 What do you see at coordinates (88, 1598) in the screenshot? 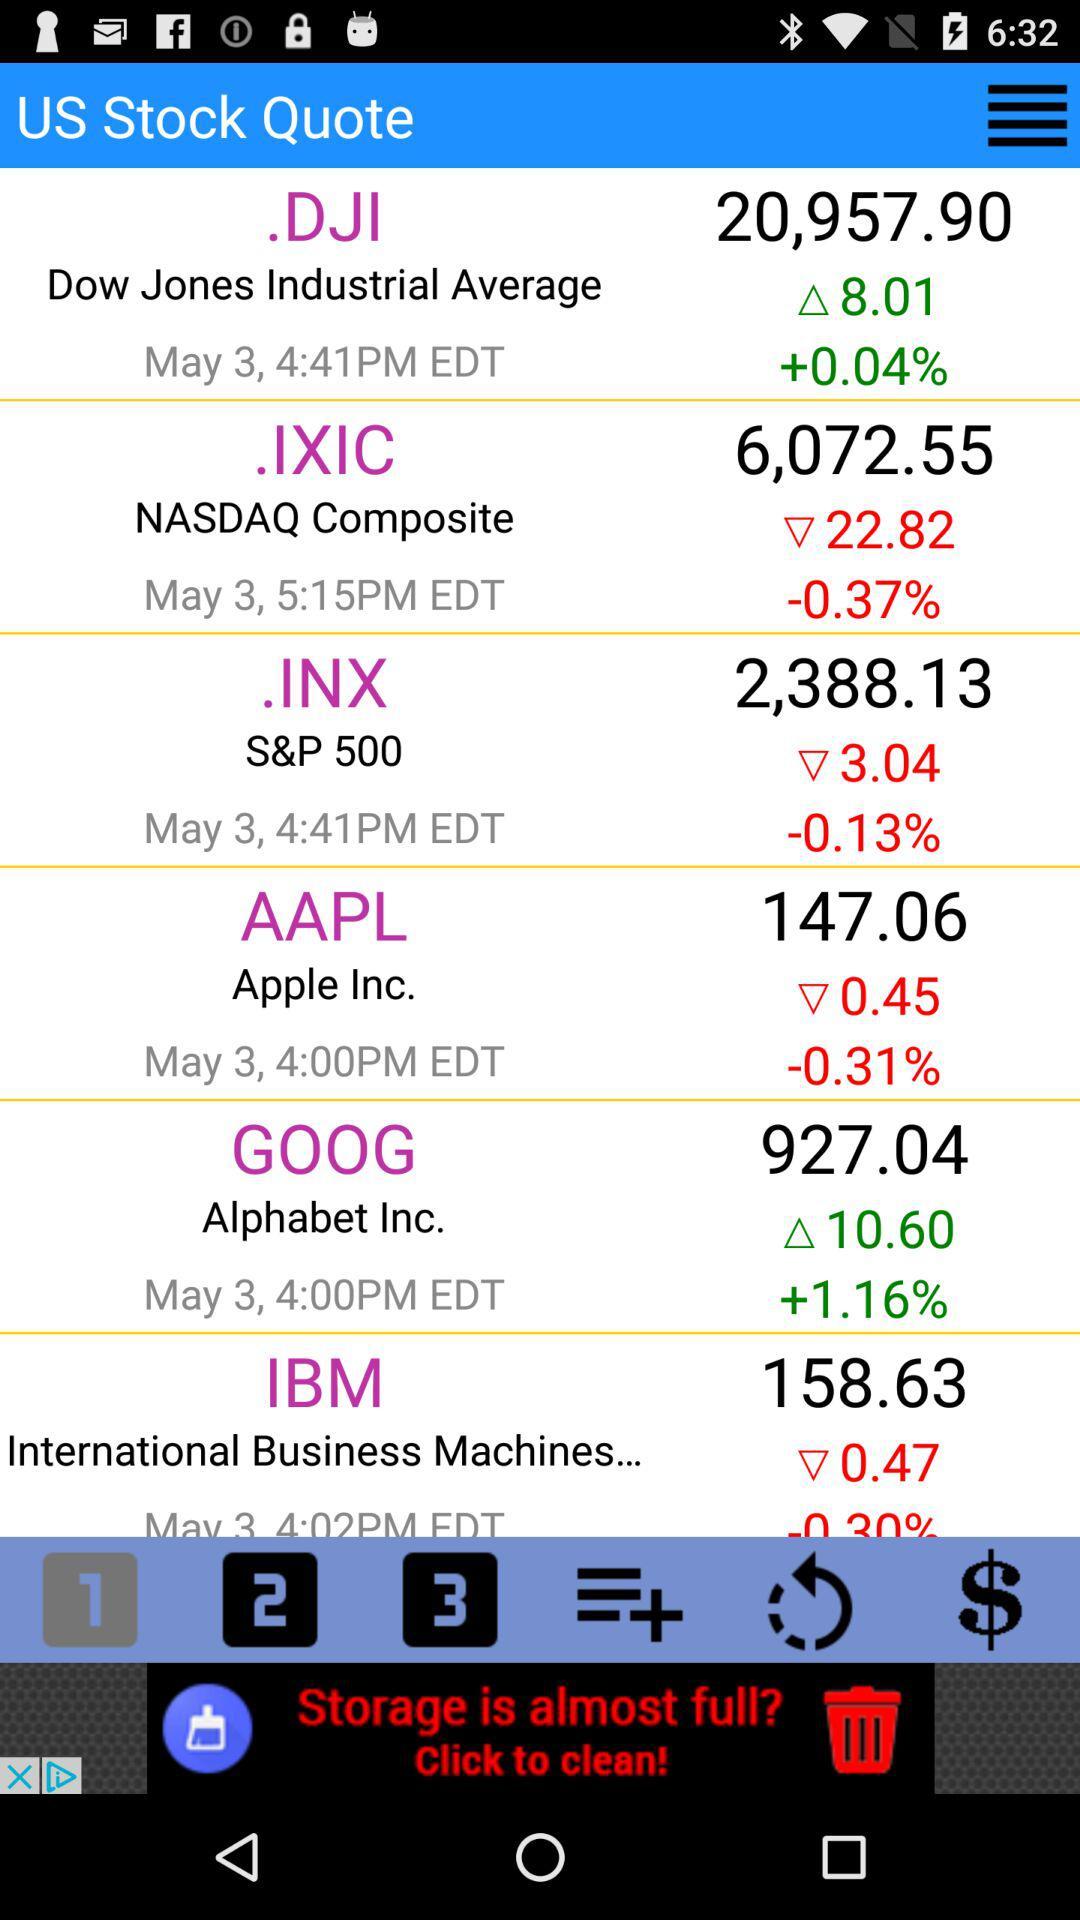
I see `numbers` at bounding box center [88, 1598].